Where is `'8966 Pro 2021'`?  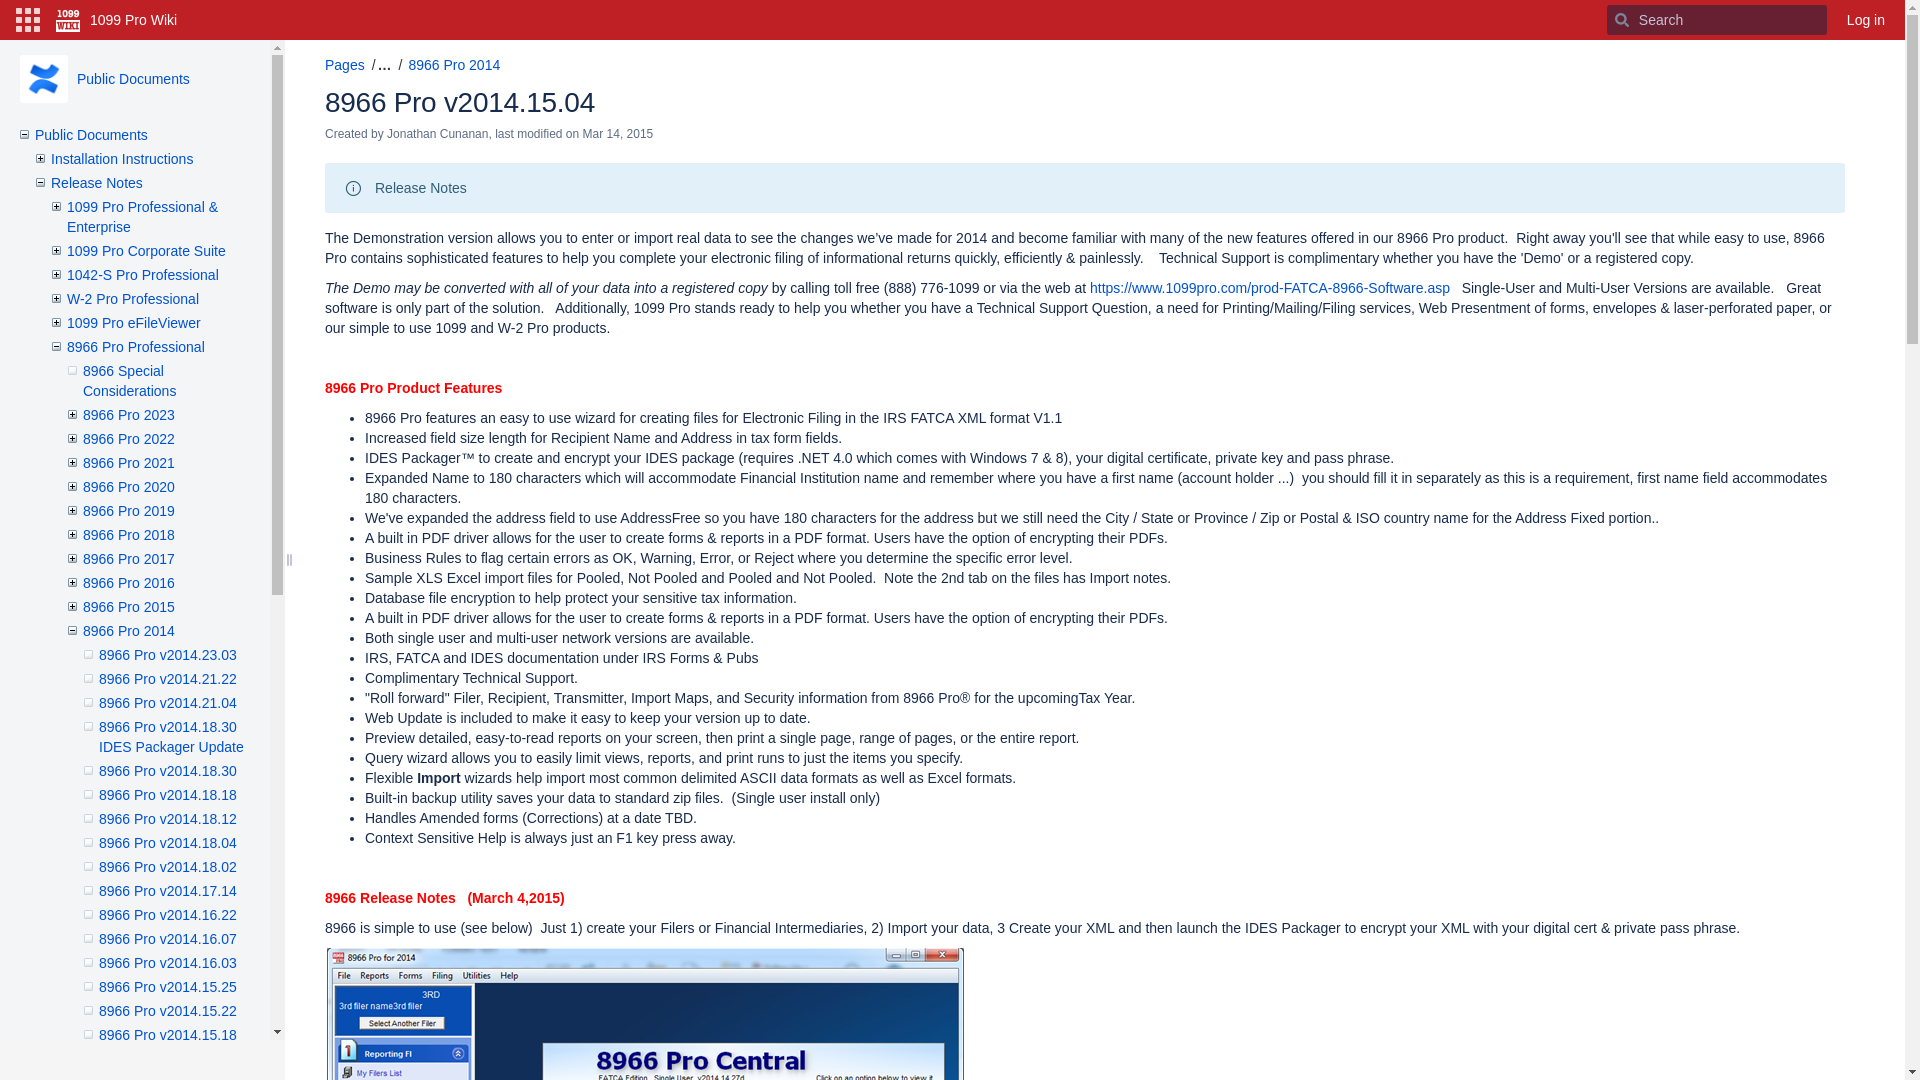 '8966 Pro 2021' is located at coordinates (128, 462).